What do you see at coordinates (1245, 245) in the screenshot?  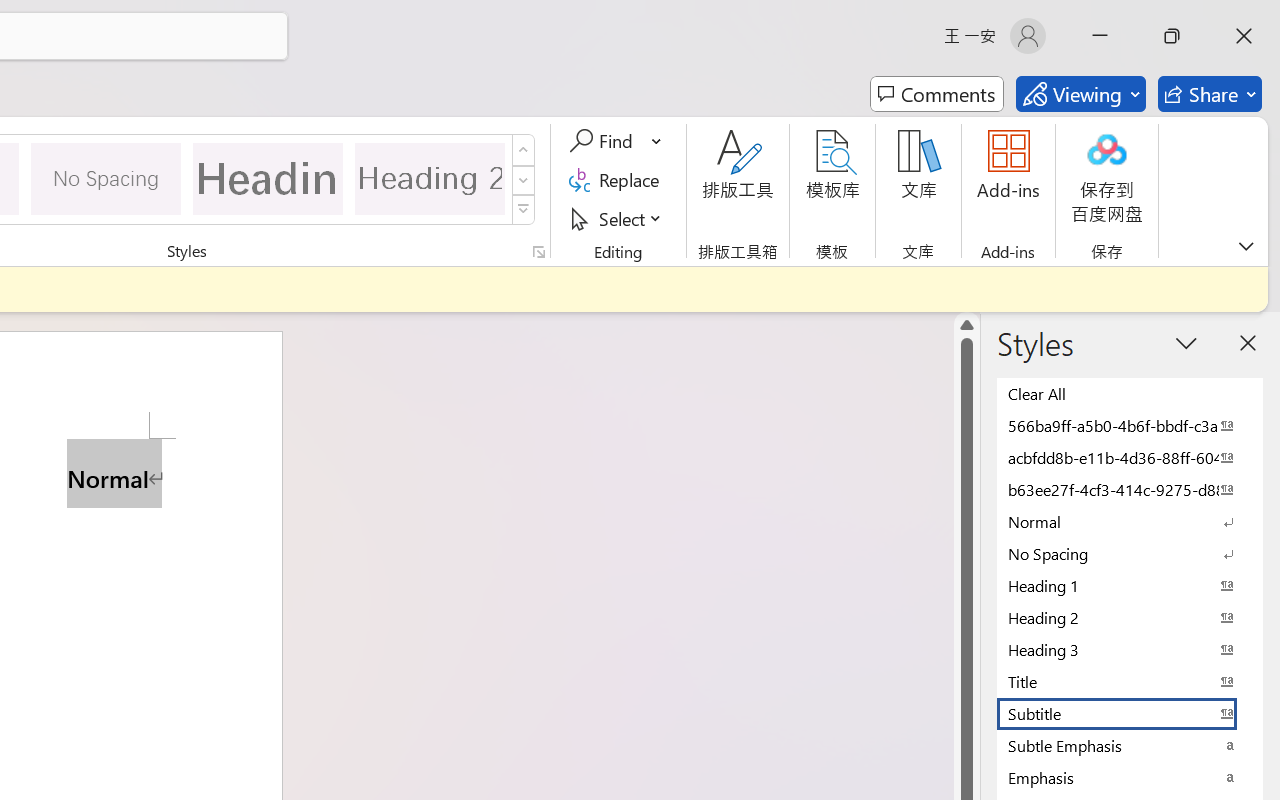 I see `'Ribbon Display Options'` at bounding box center [1245, 245].